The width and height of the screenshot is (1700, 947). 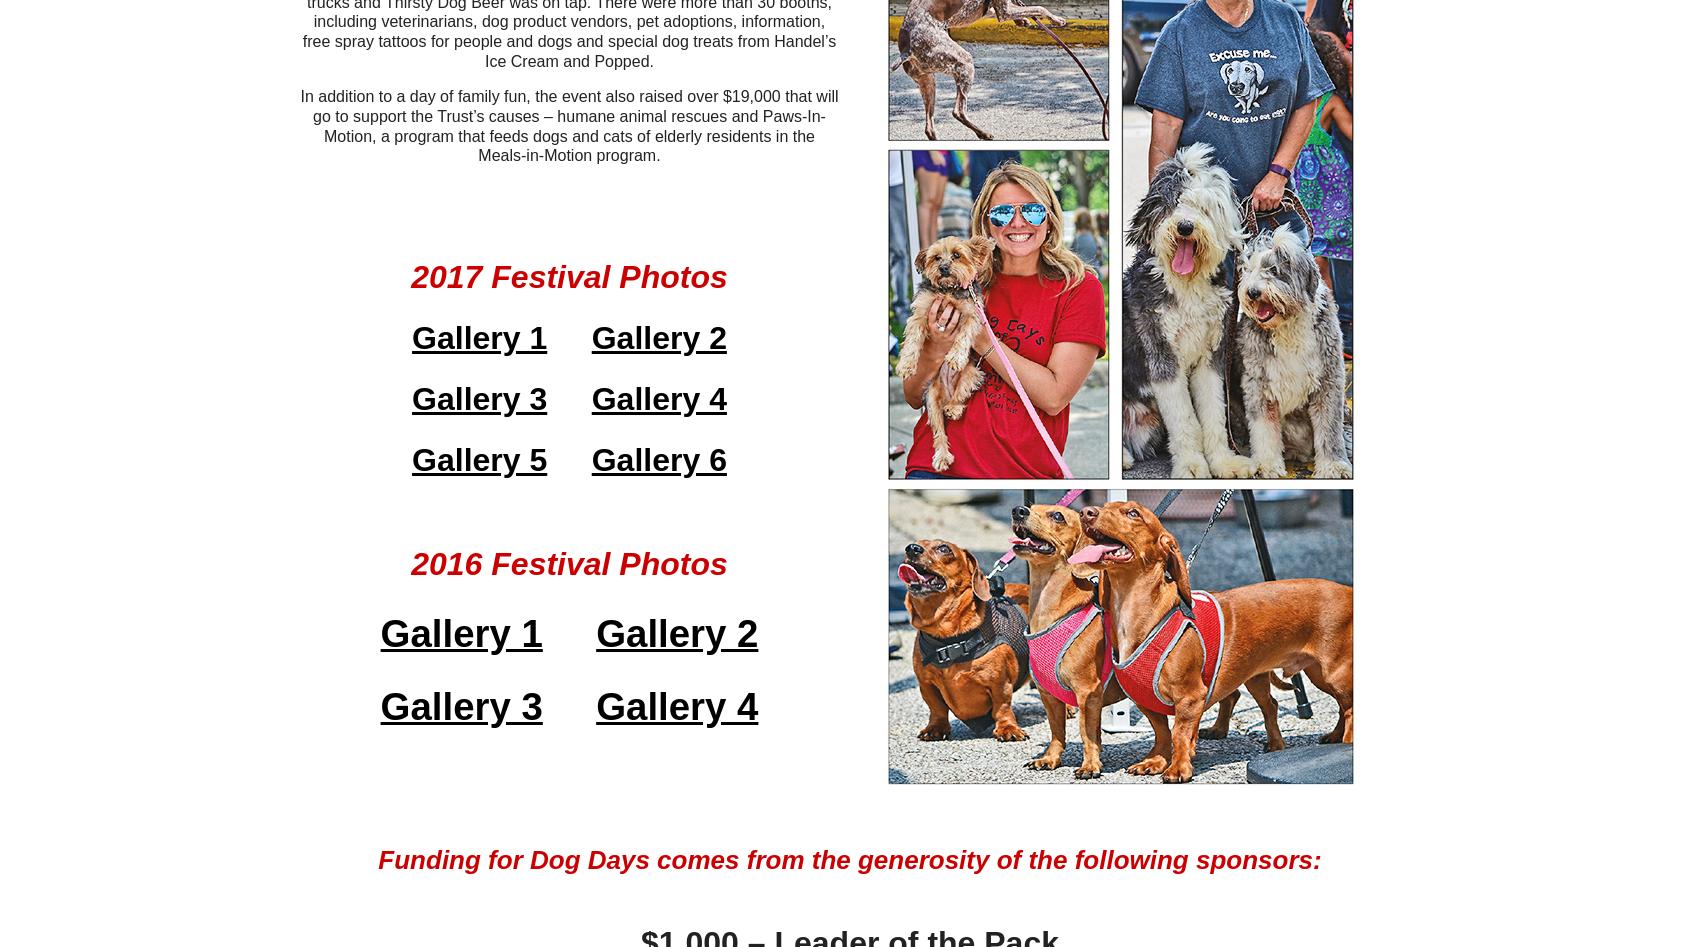 What do you see at coordinates (479, 459) in the screenshot?
I see `'Gallery 5'` at bounding box center [479, 459].